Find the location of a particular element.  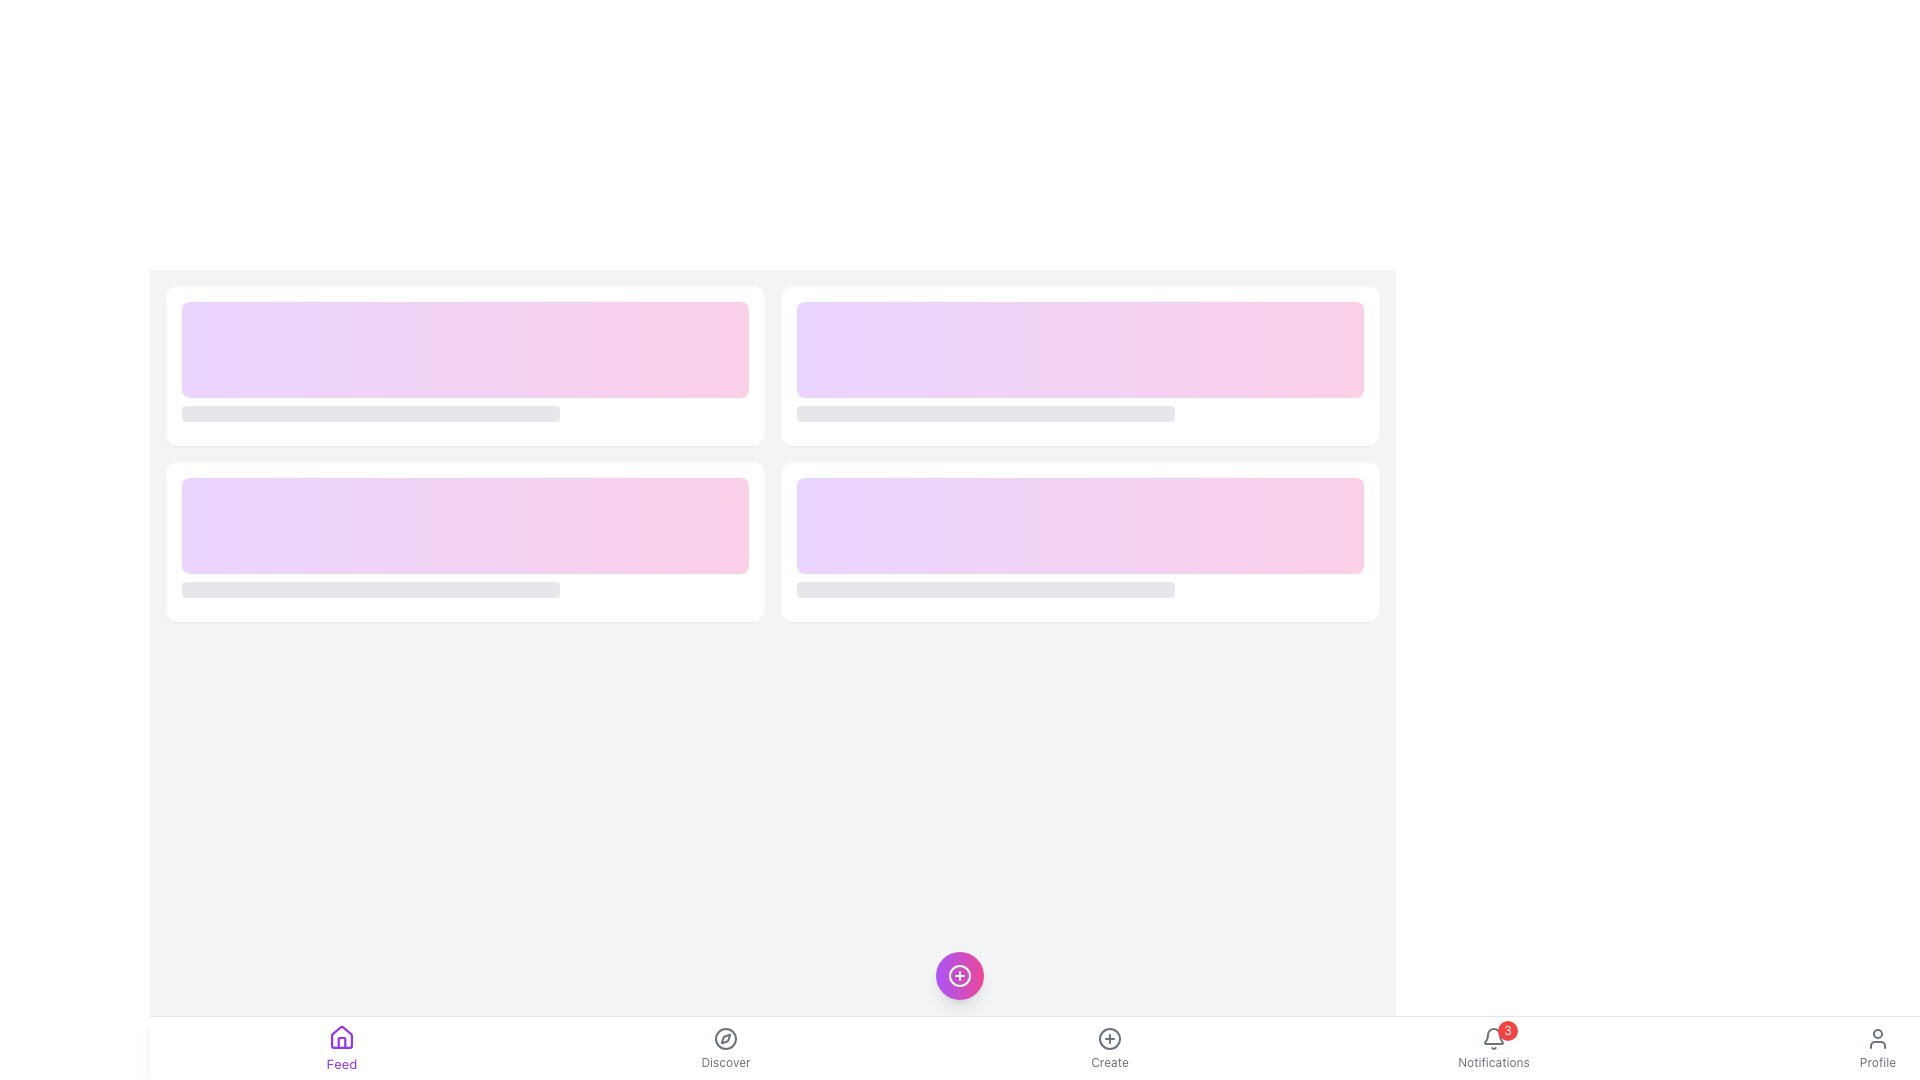

the central icon button within the 'Discover' navigation item at the bottom navigation bar to trigger a tooltip or visual feedback is located at coordinates (724, 1036).